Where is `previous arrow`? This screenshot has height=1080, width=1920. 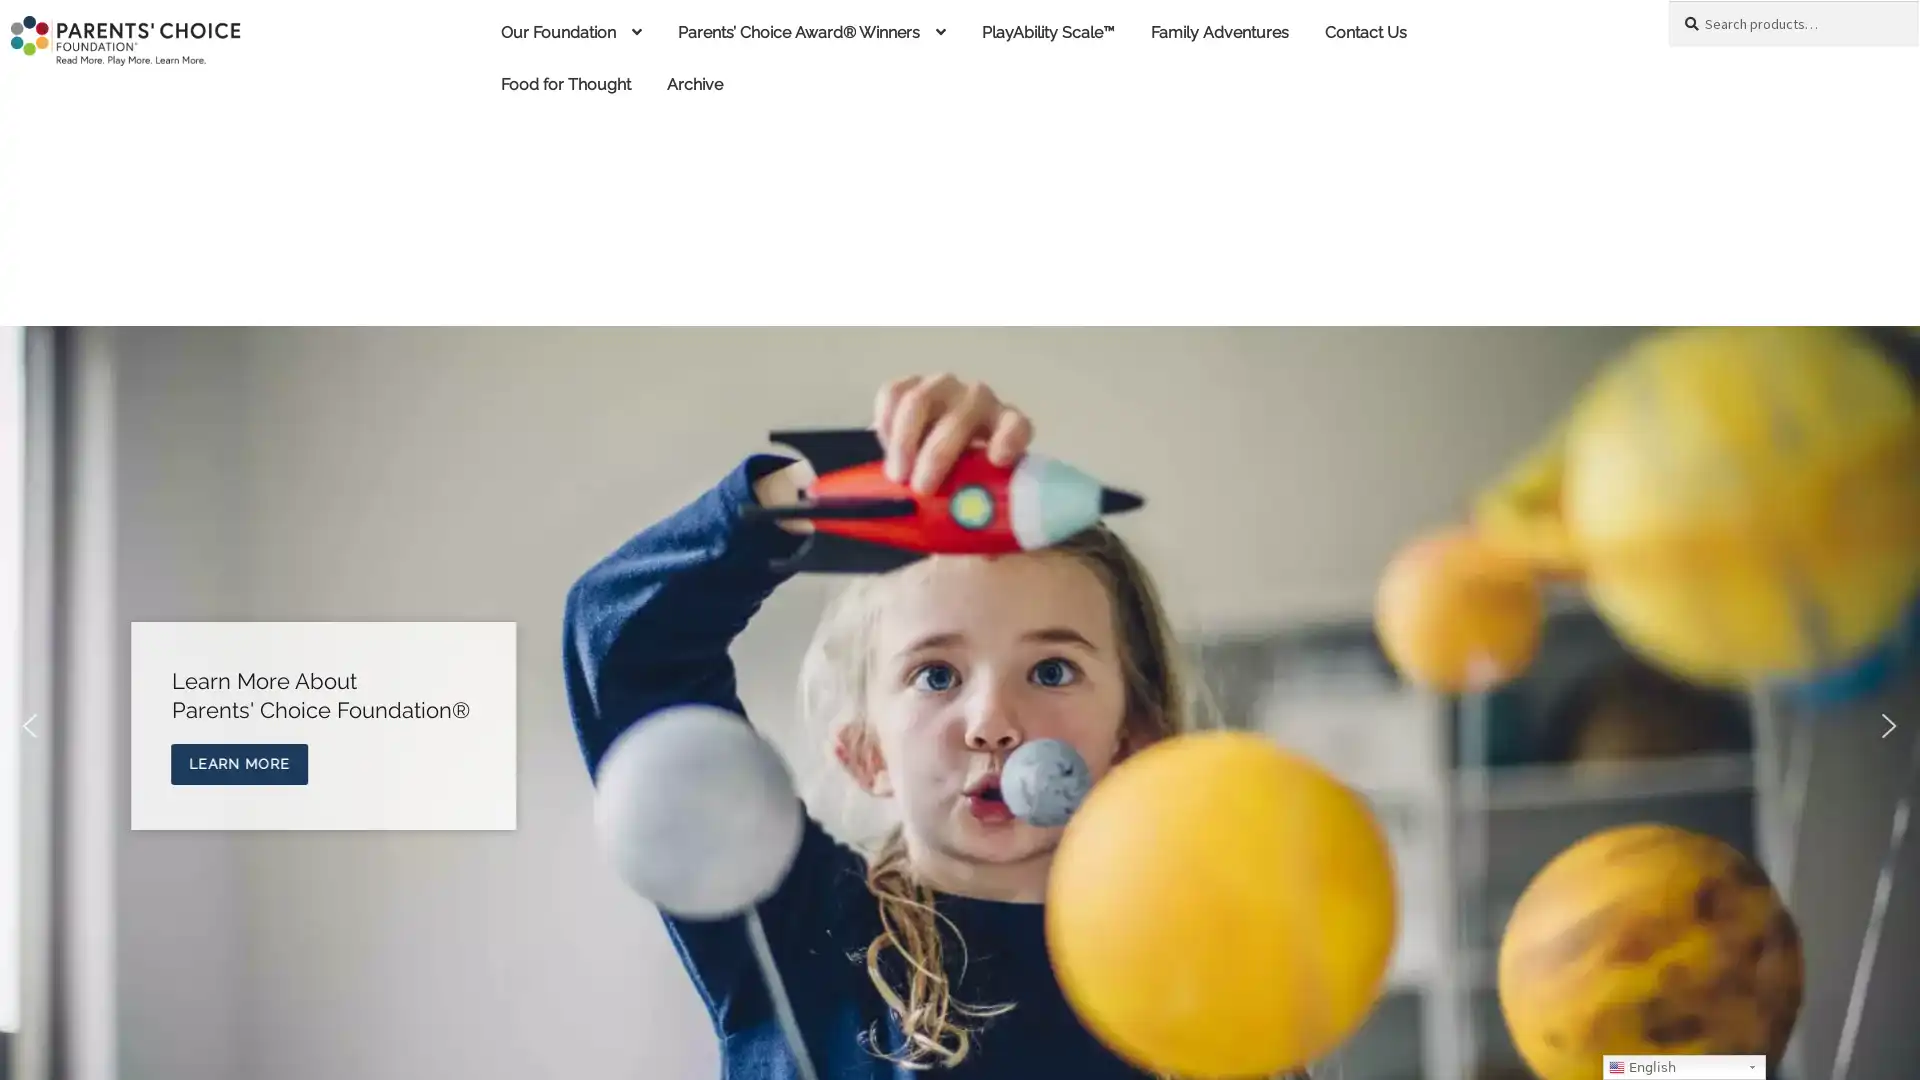 previous arrow is located at coordinates (29, 725).